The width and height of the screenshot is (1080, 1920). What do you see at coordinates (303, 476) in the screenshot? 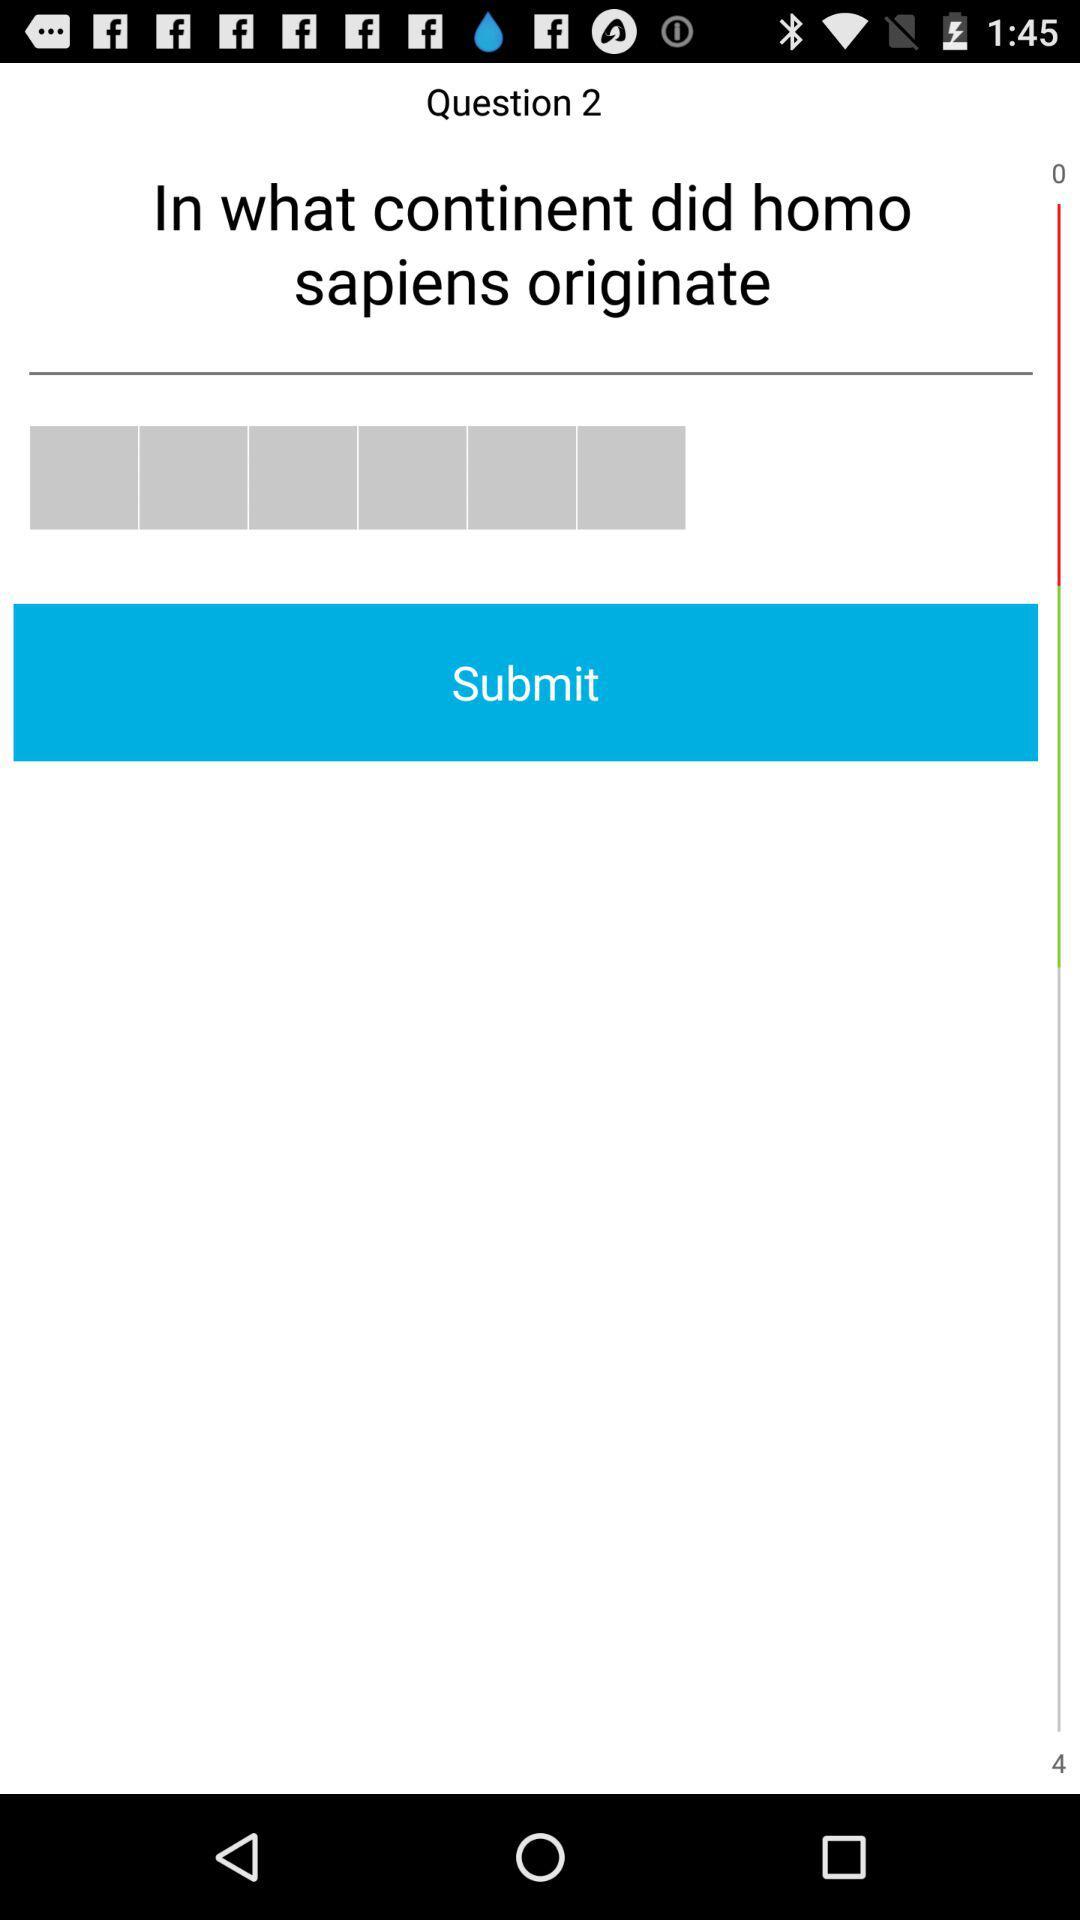
I see `the item above submit item` at bounding box center [303, 476].